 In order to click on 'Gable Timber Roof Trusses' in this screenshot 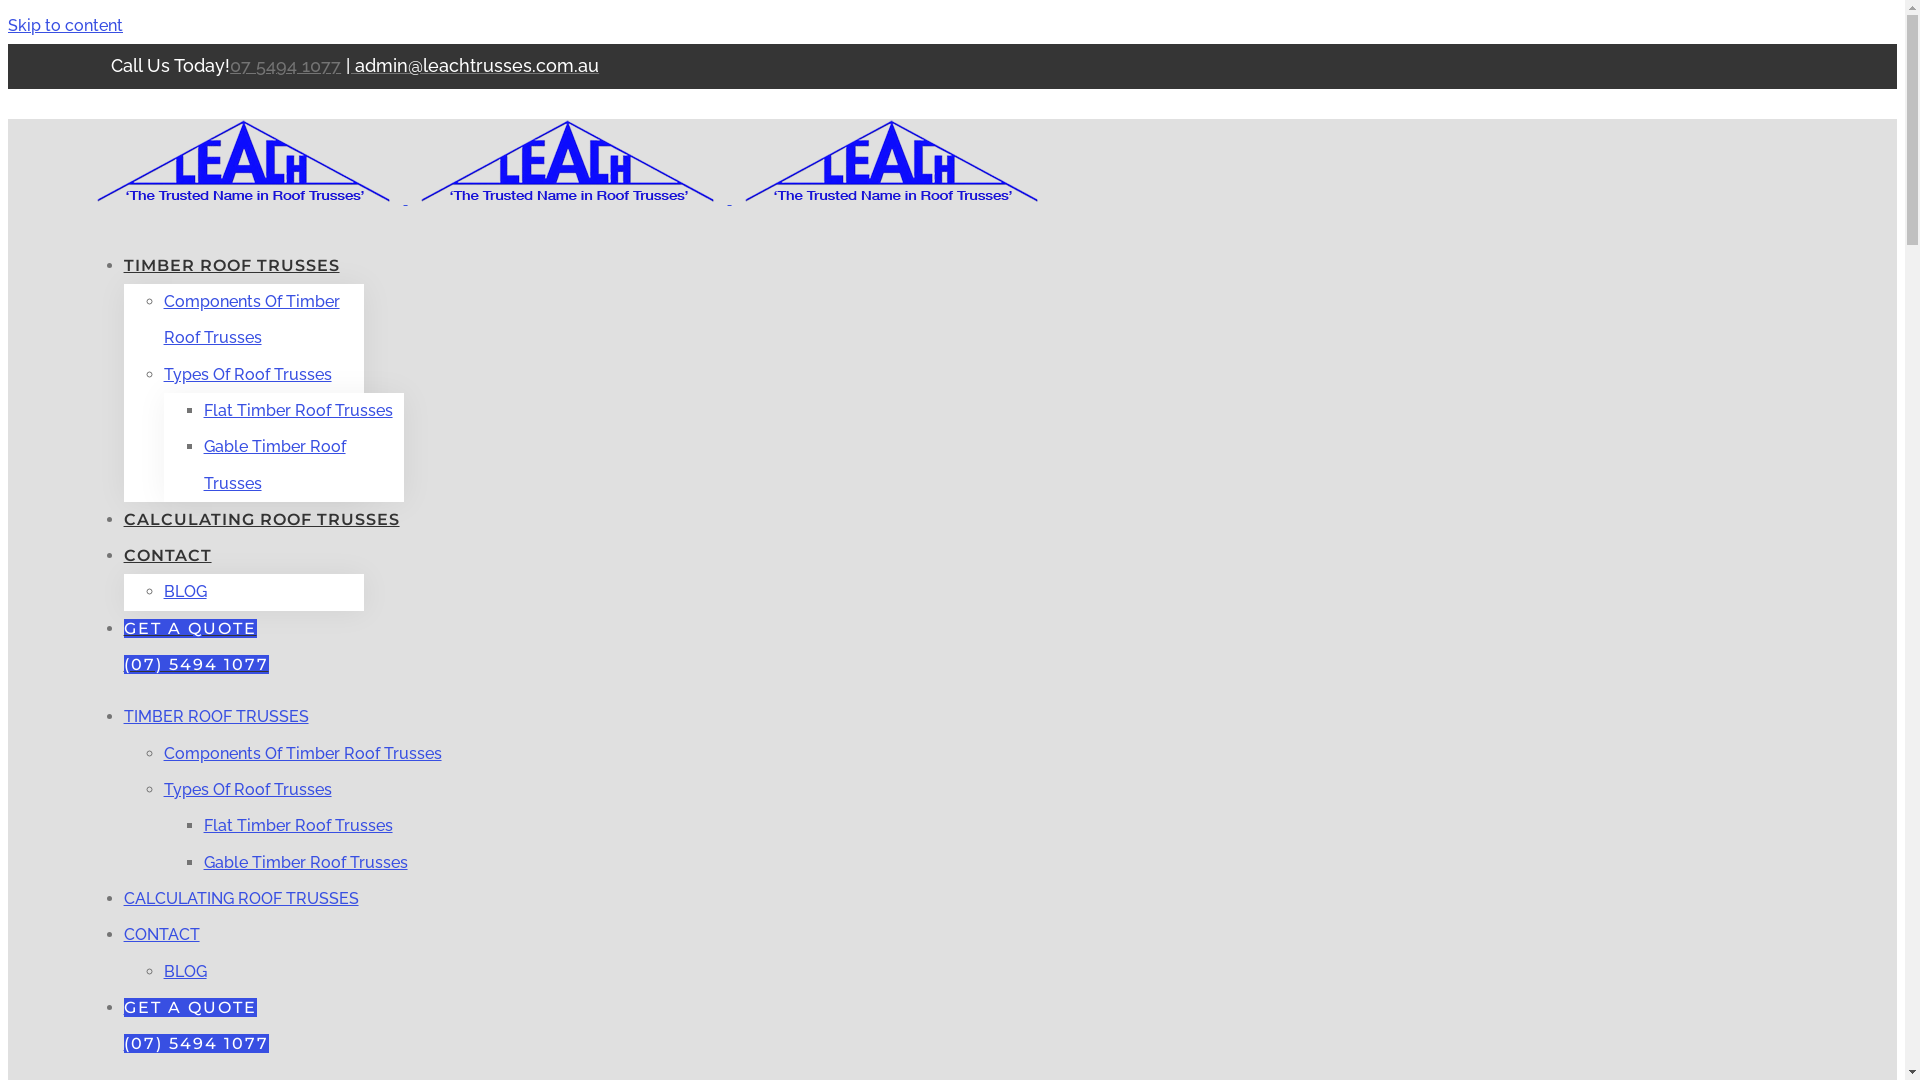, I will do `click(273, 465)`.